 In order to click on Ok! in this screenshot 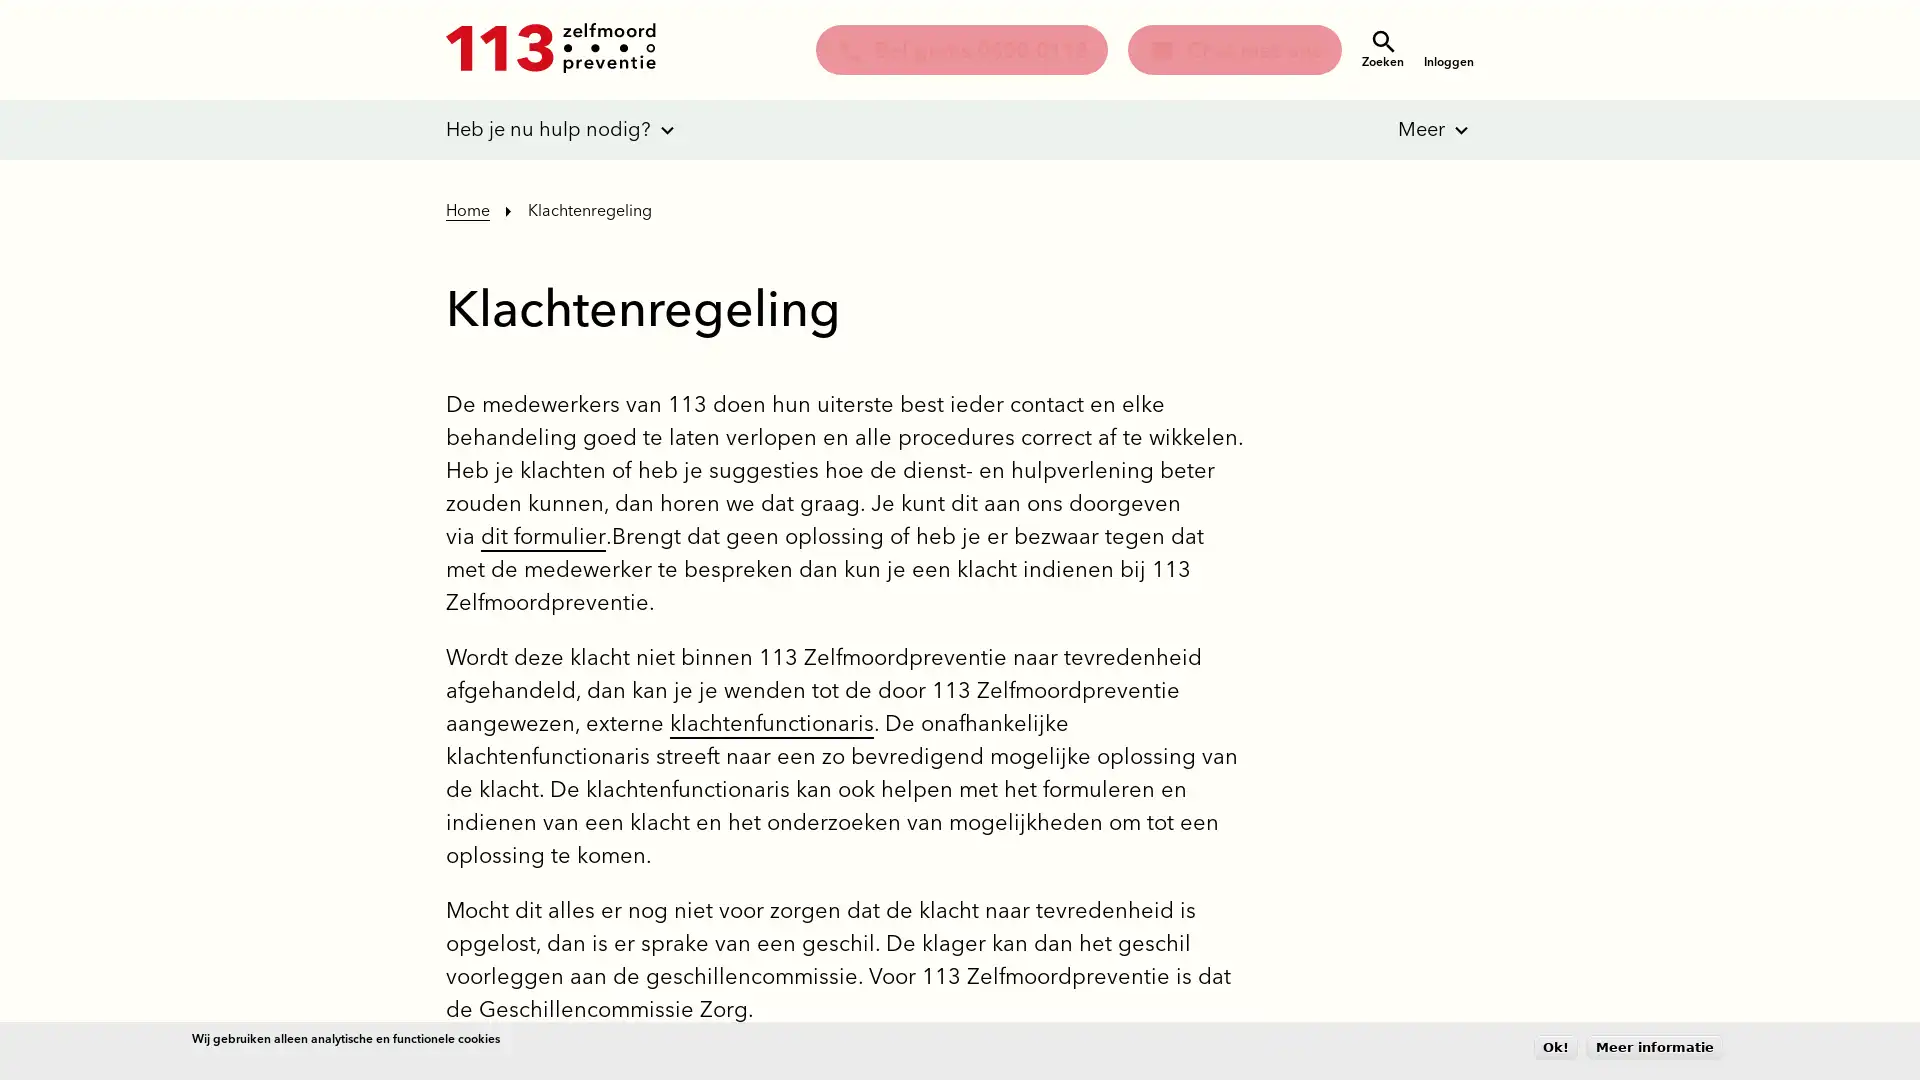, I will do `click(1554, 1046)`.